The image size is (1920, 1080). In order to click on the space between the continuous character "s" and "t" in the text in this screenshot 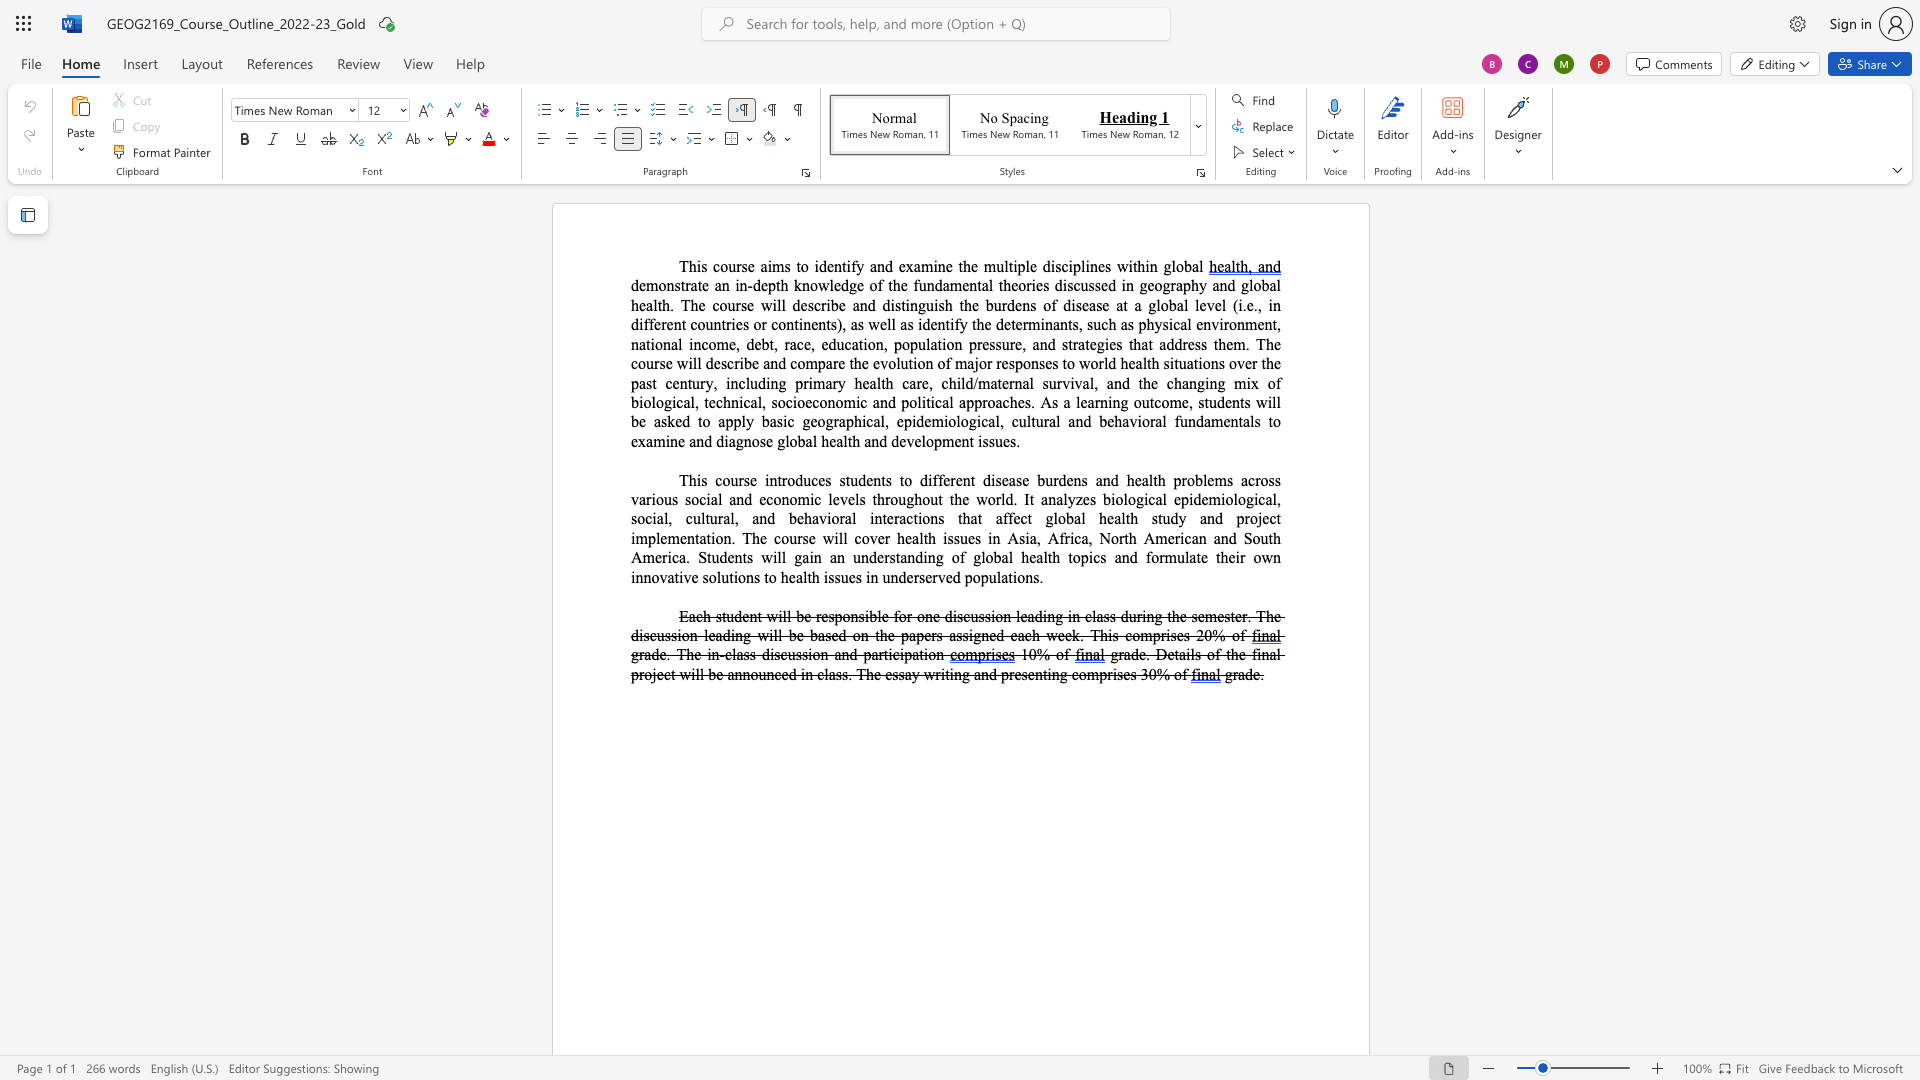, I will do `click(1203, 402)`.